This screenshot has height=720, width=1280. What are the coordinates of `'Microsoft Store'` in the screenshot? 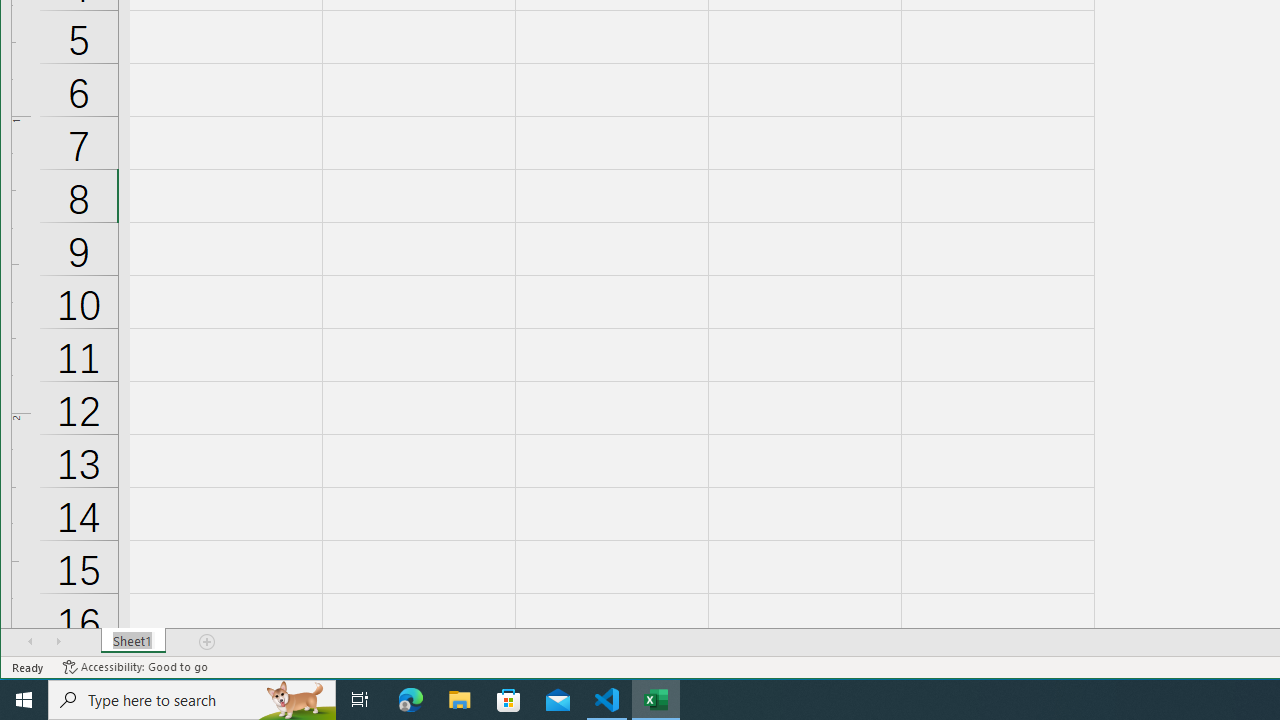 It's located at (509, 698).